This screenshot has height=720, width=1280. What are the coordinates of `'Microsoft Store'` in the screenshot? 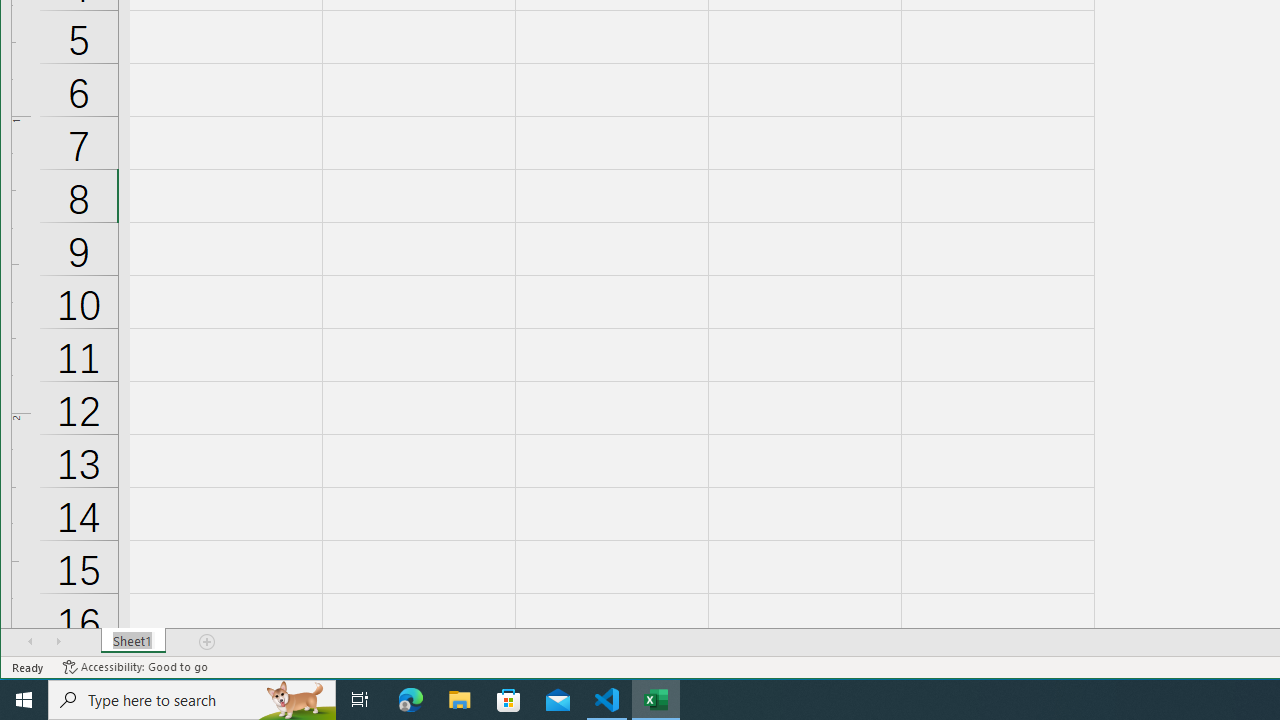 It's located at (509, 698).